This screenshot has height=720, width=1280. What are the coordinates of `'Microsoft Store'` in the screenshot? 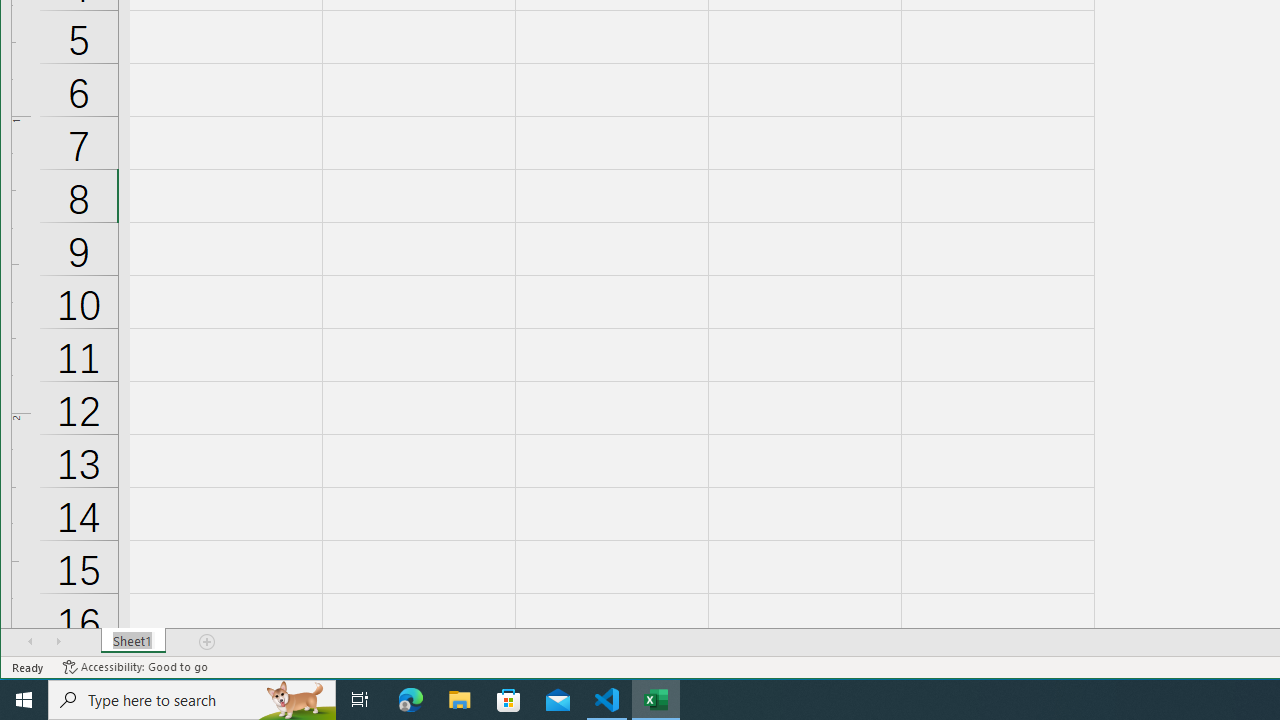 It's located at (509, 698).